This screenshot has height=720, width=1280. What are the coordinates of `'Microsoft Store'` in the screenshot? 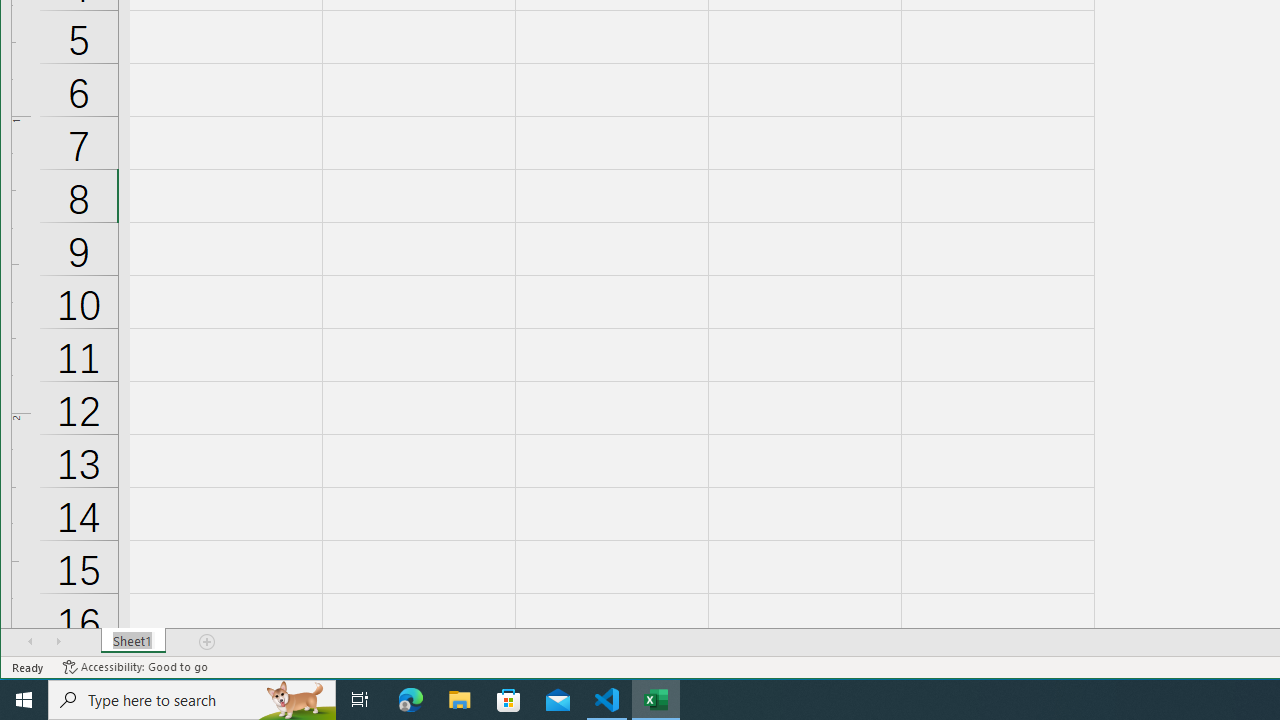 It's located at (509, 698).